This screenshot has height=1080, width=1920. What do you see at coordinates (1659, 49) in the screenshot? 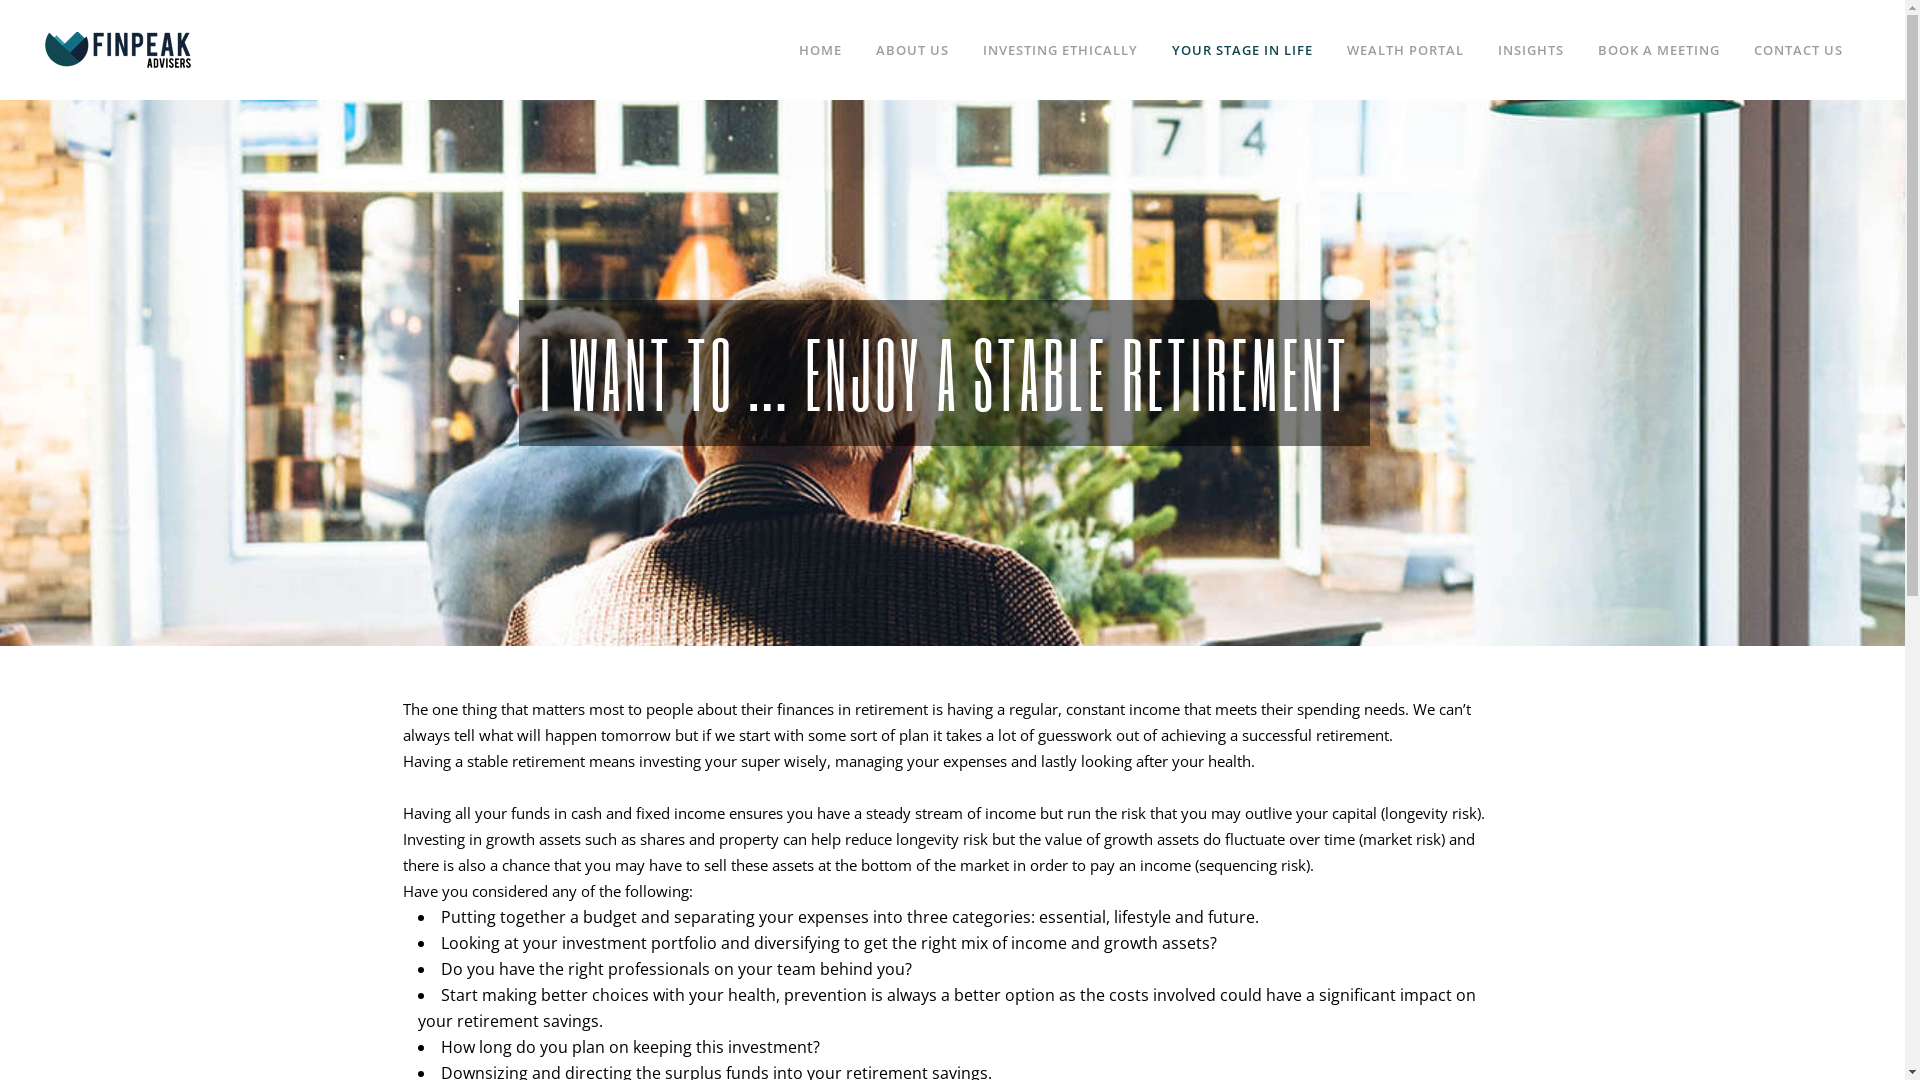
I see `'BOOK A MEETING'` at bounding box center [1659, 49].